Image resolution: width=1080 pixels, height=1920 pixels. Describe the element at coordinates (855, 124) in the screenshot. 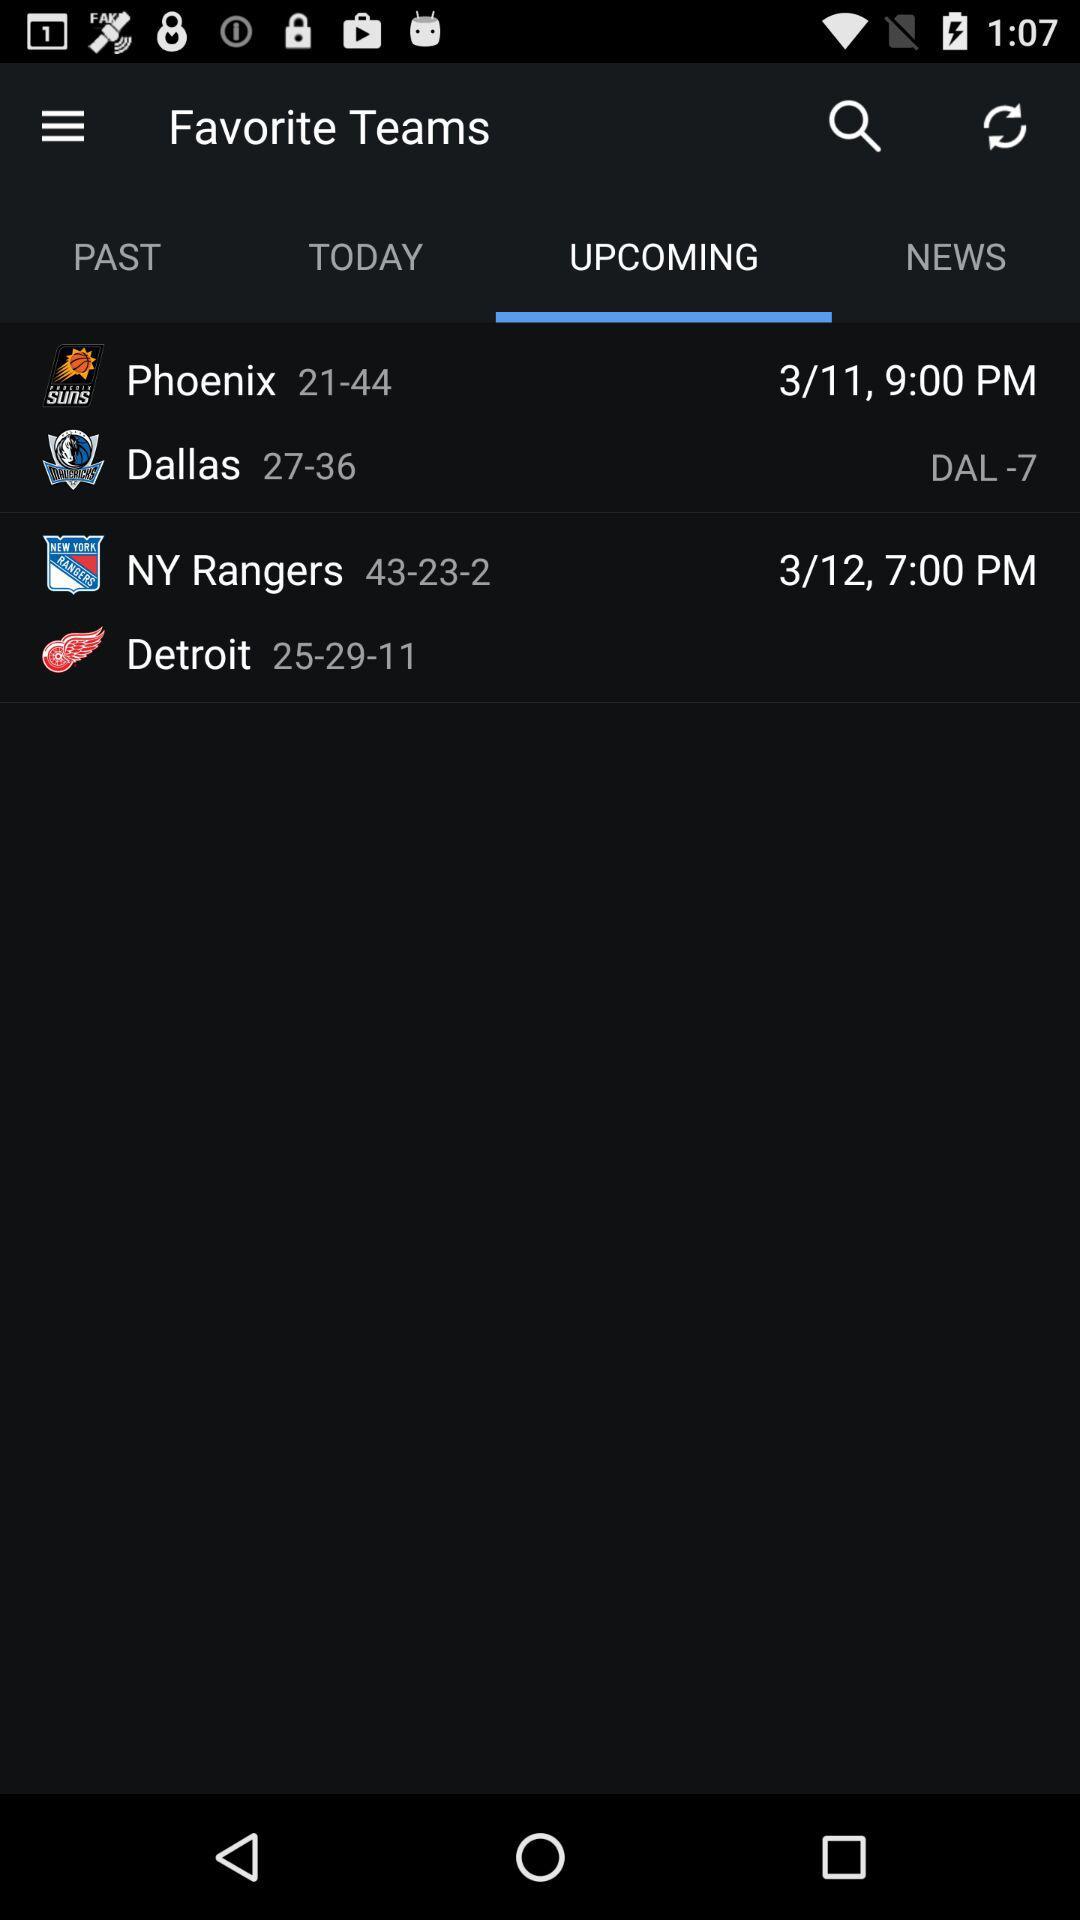

I see `search any one` at that location.